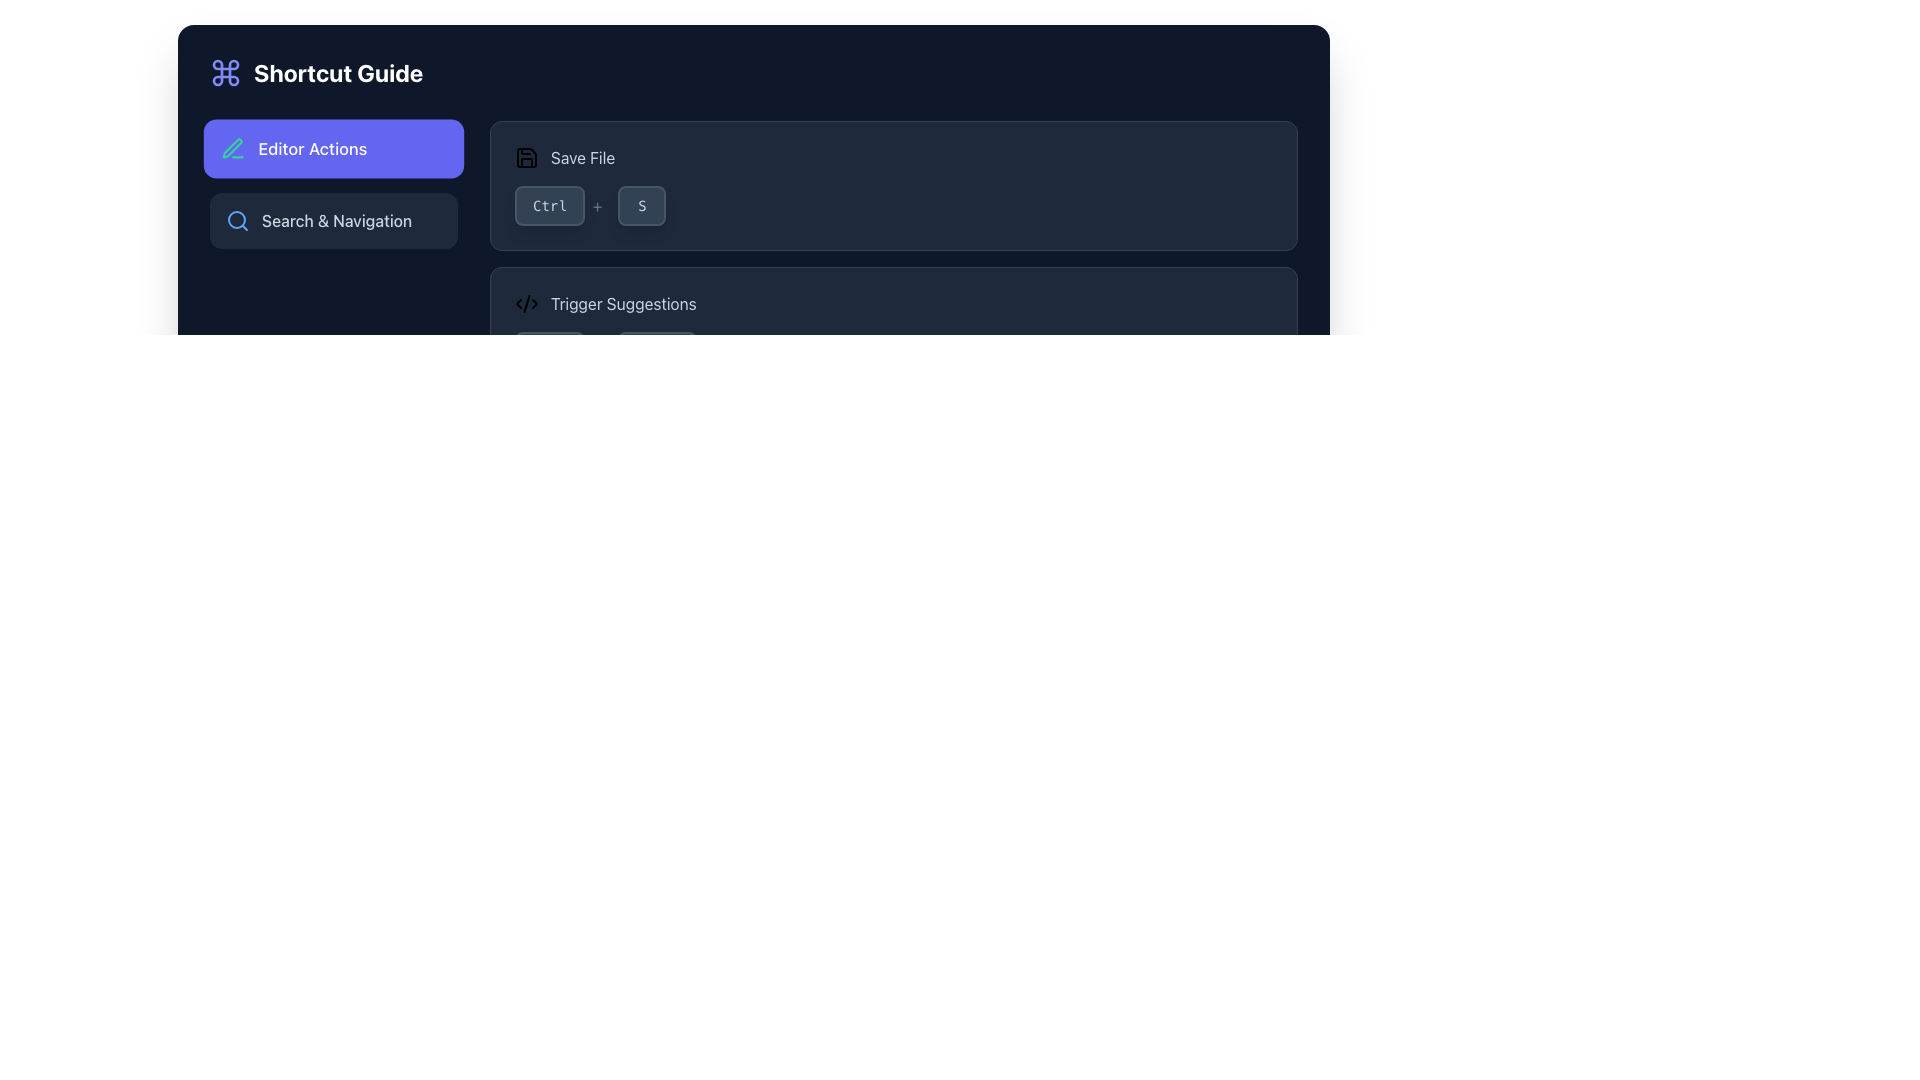  Describe the element at coordinates (225, 72) in the screenshot. I see `the icon located in the upper-left section of the interface, adjacent to the 'Shortcut Guide' label, which serves as an identifier for the section` at that location.